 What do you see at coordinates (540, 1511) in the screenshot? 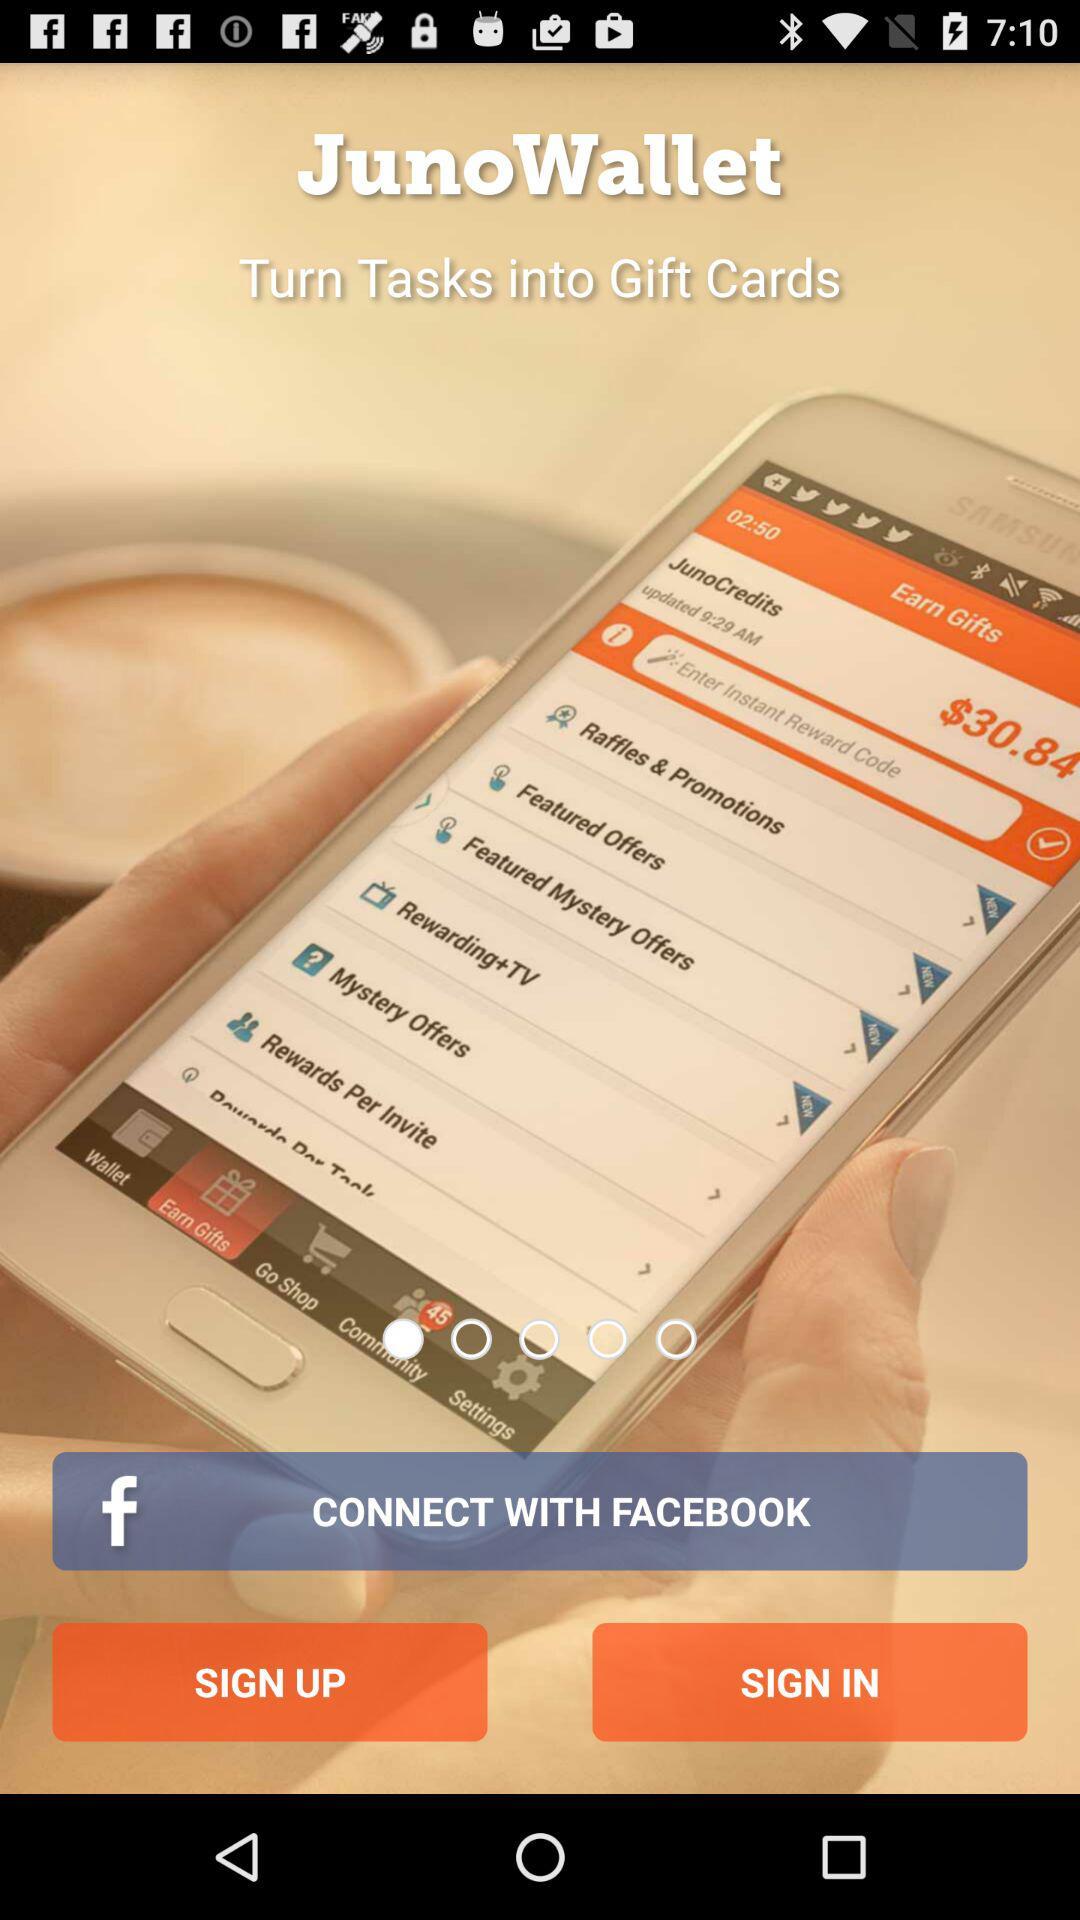
I see `the connect with facebook icon` at bounding box center [540, 1511].